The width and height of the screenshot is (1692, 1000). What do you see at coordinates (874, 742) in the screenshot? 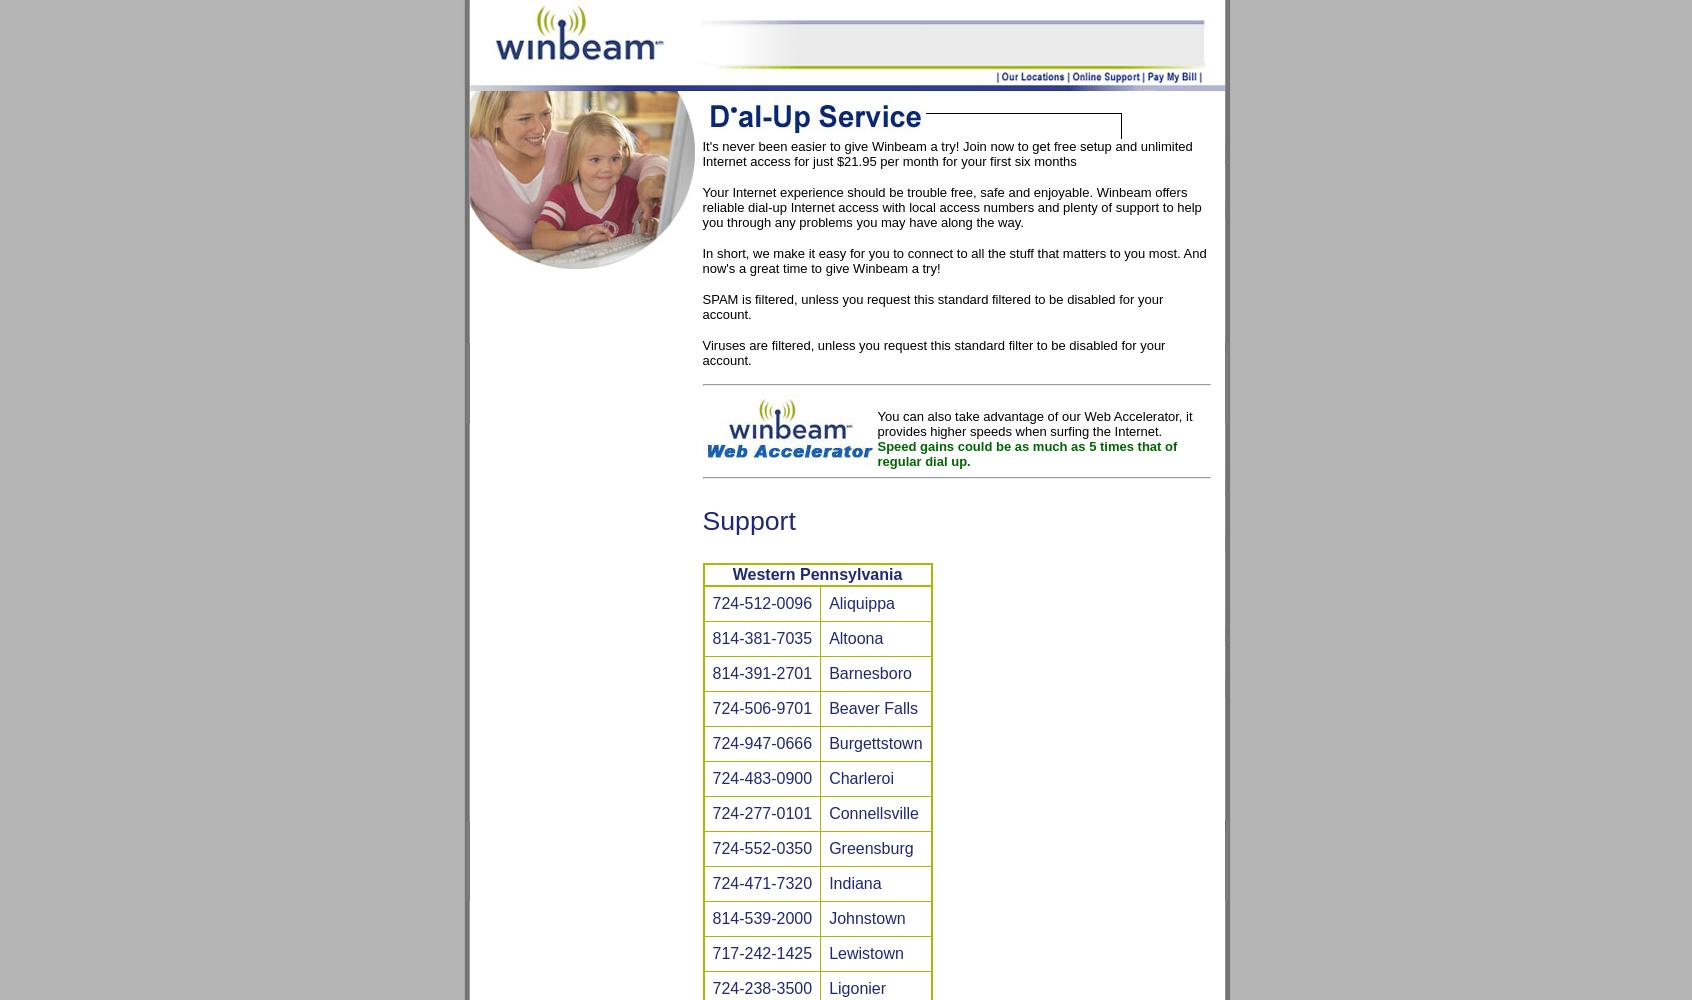
I see `'Burgettstown'` at bounding box center [874, 742].